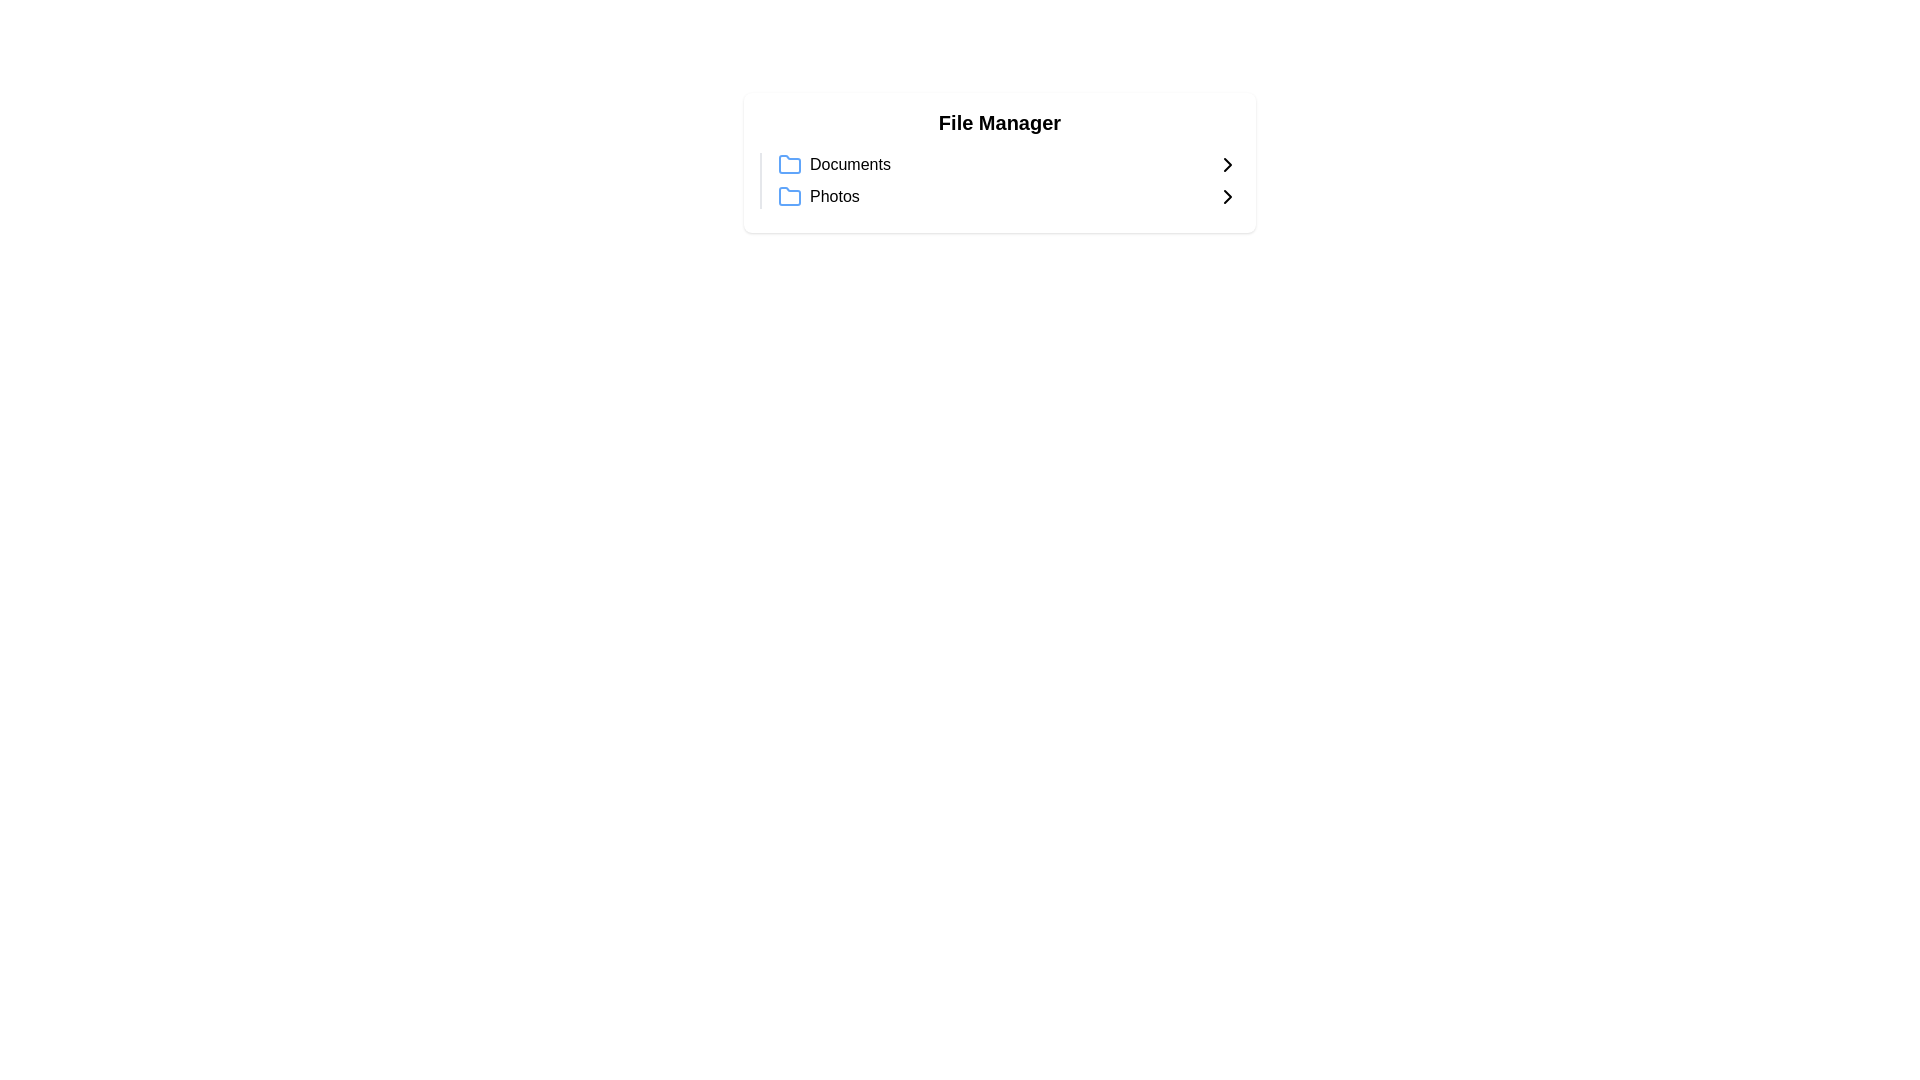  What do you see at coordinates (789, 196) in the screenshot?
I see `the blue folder icon located to the left of the 'Photos' label` at bounding box center [789, 196].